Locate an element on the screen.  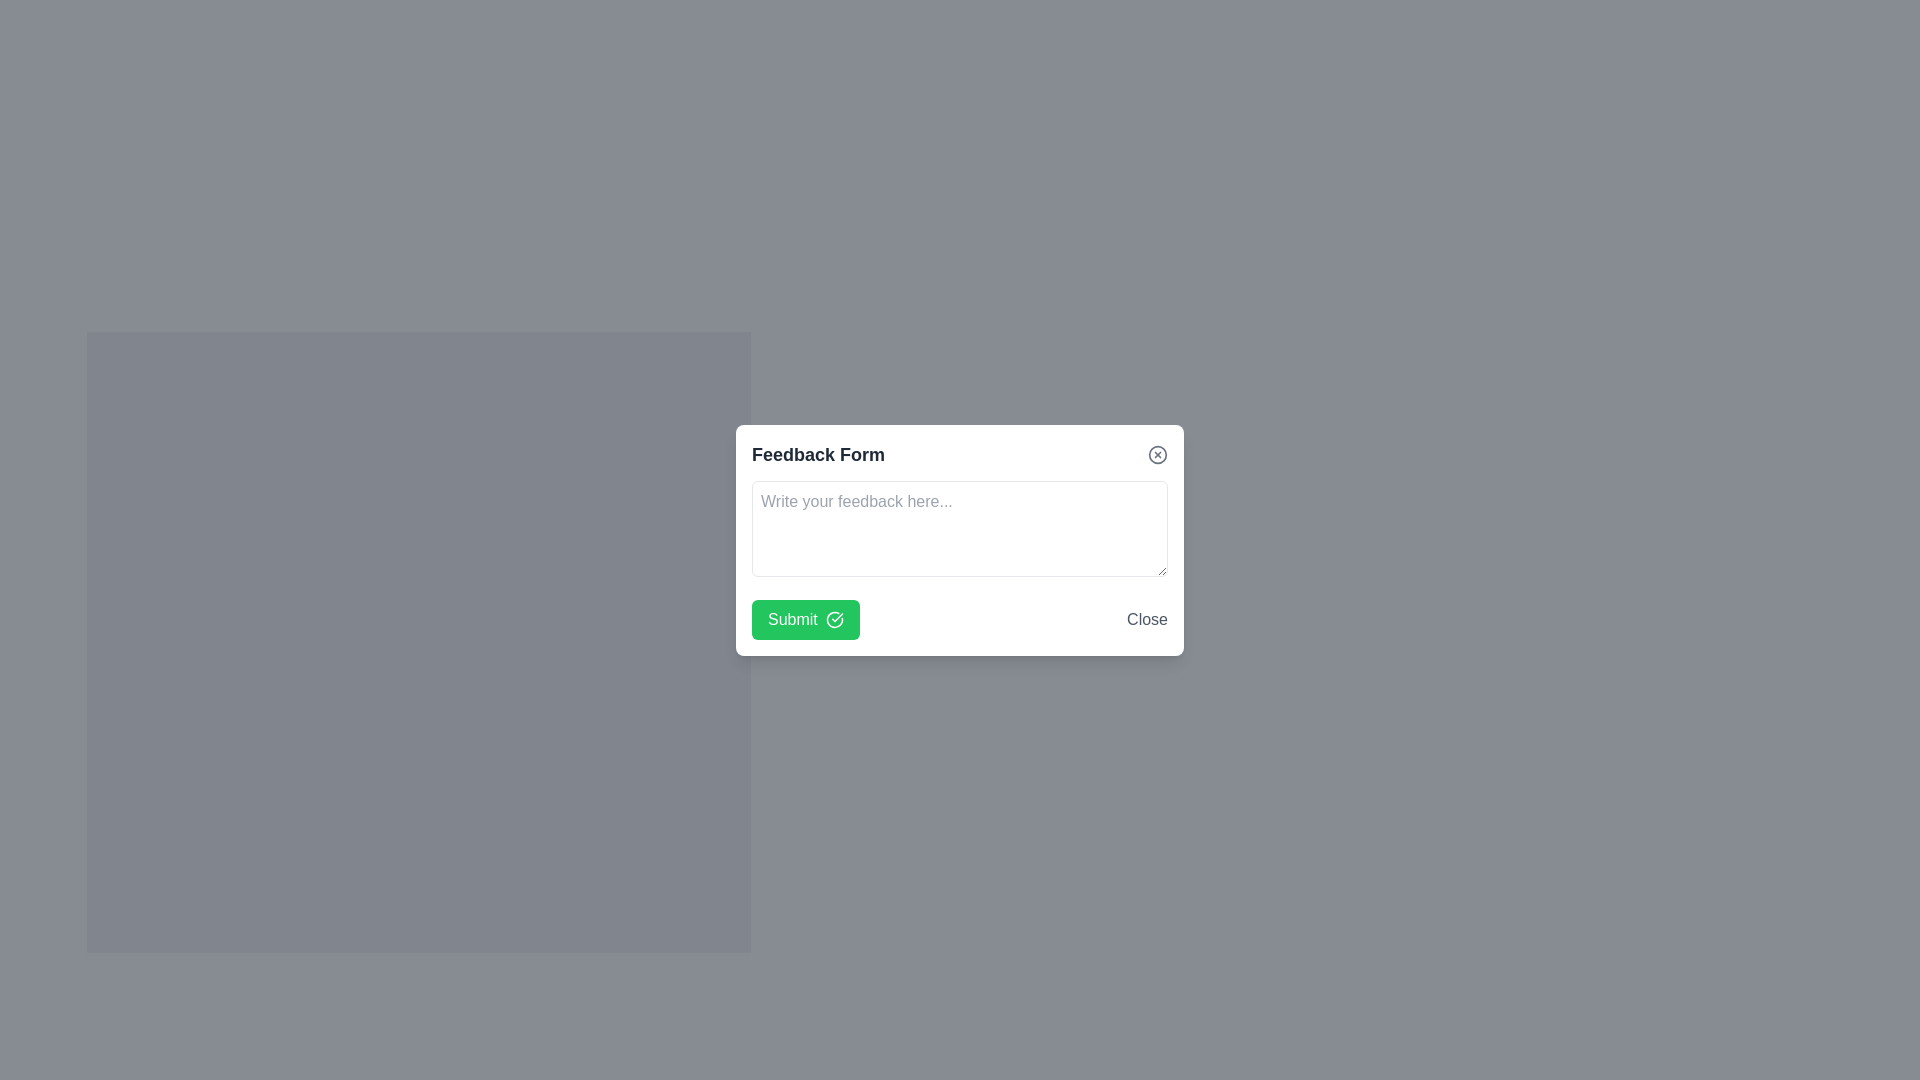
the 'Close' button to dismiss the dialog is located at coordinates (1147, 618).